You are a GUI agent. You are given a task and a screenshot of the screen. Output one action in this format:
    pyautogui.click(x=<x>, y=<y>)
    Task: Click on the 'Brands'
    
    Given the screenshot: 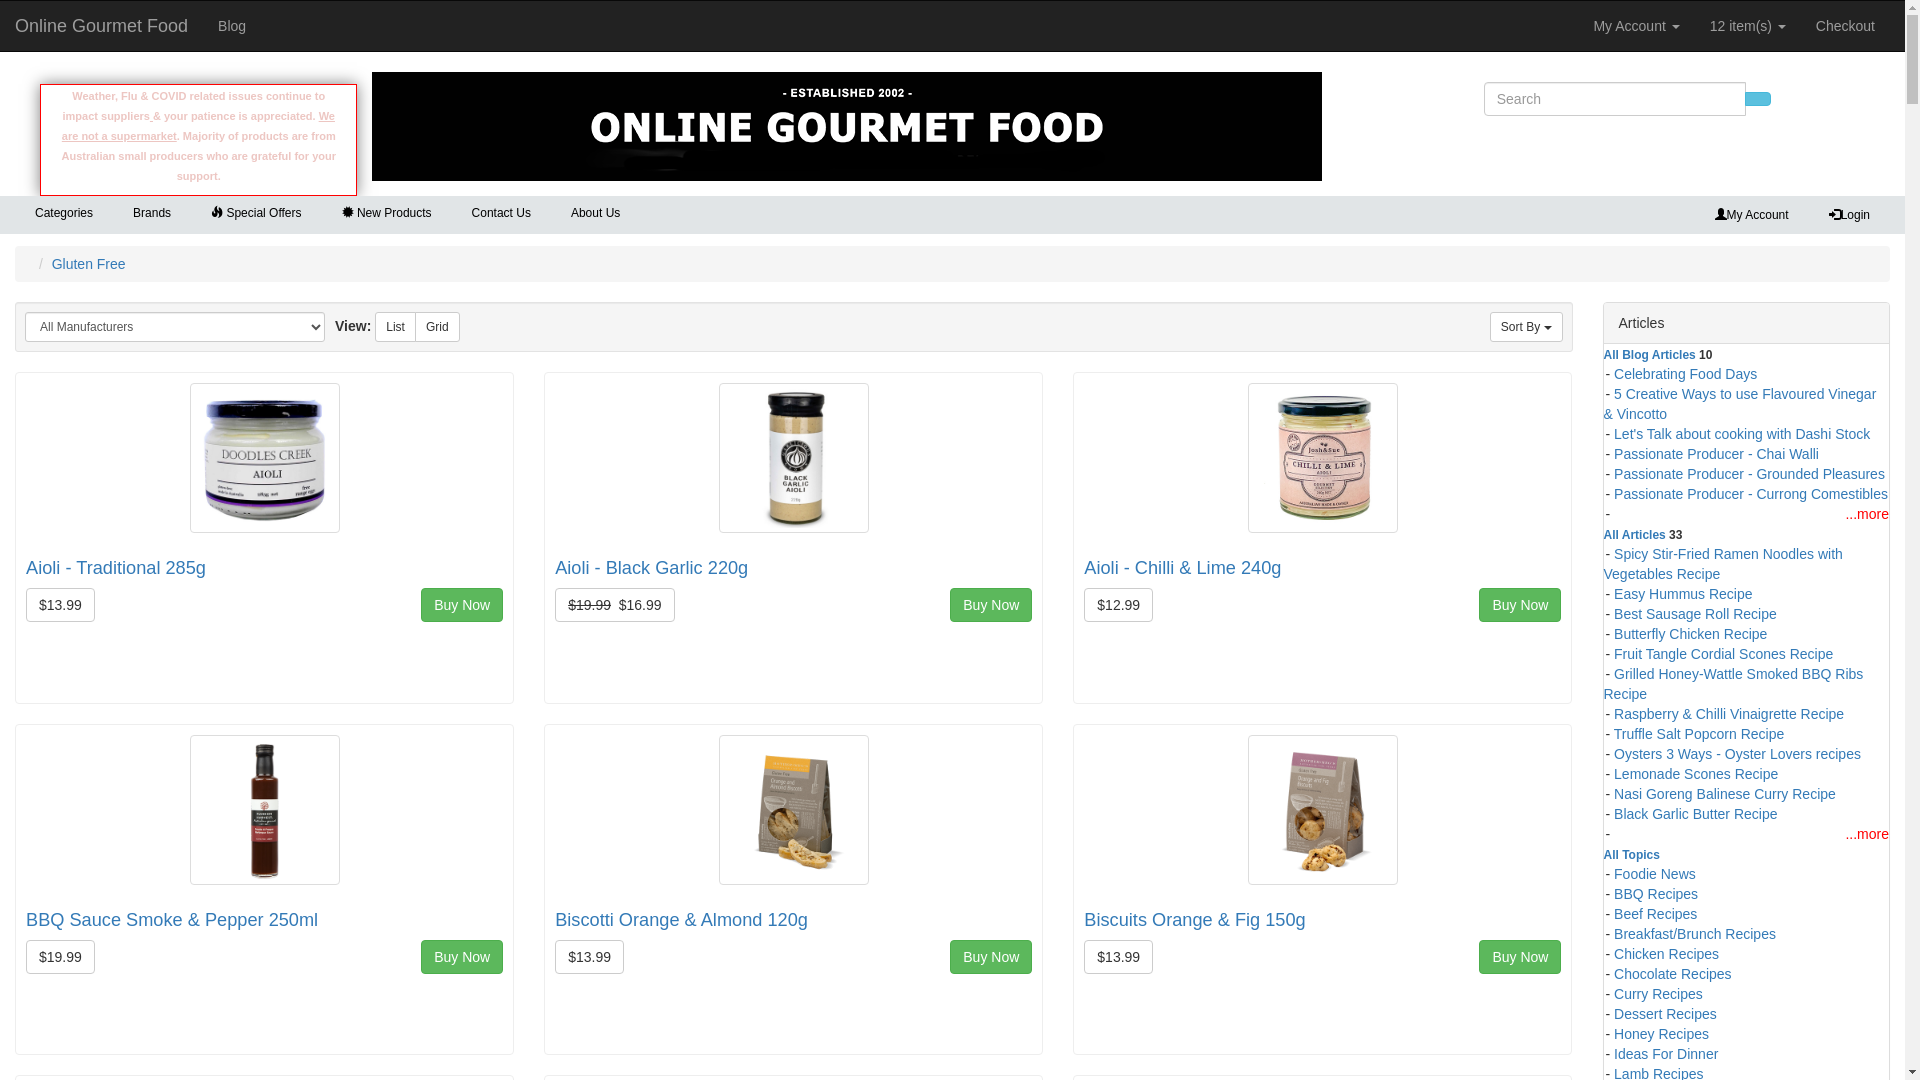 What is the action you would take?
    pyautogui.click(x=151, y=211)
    